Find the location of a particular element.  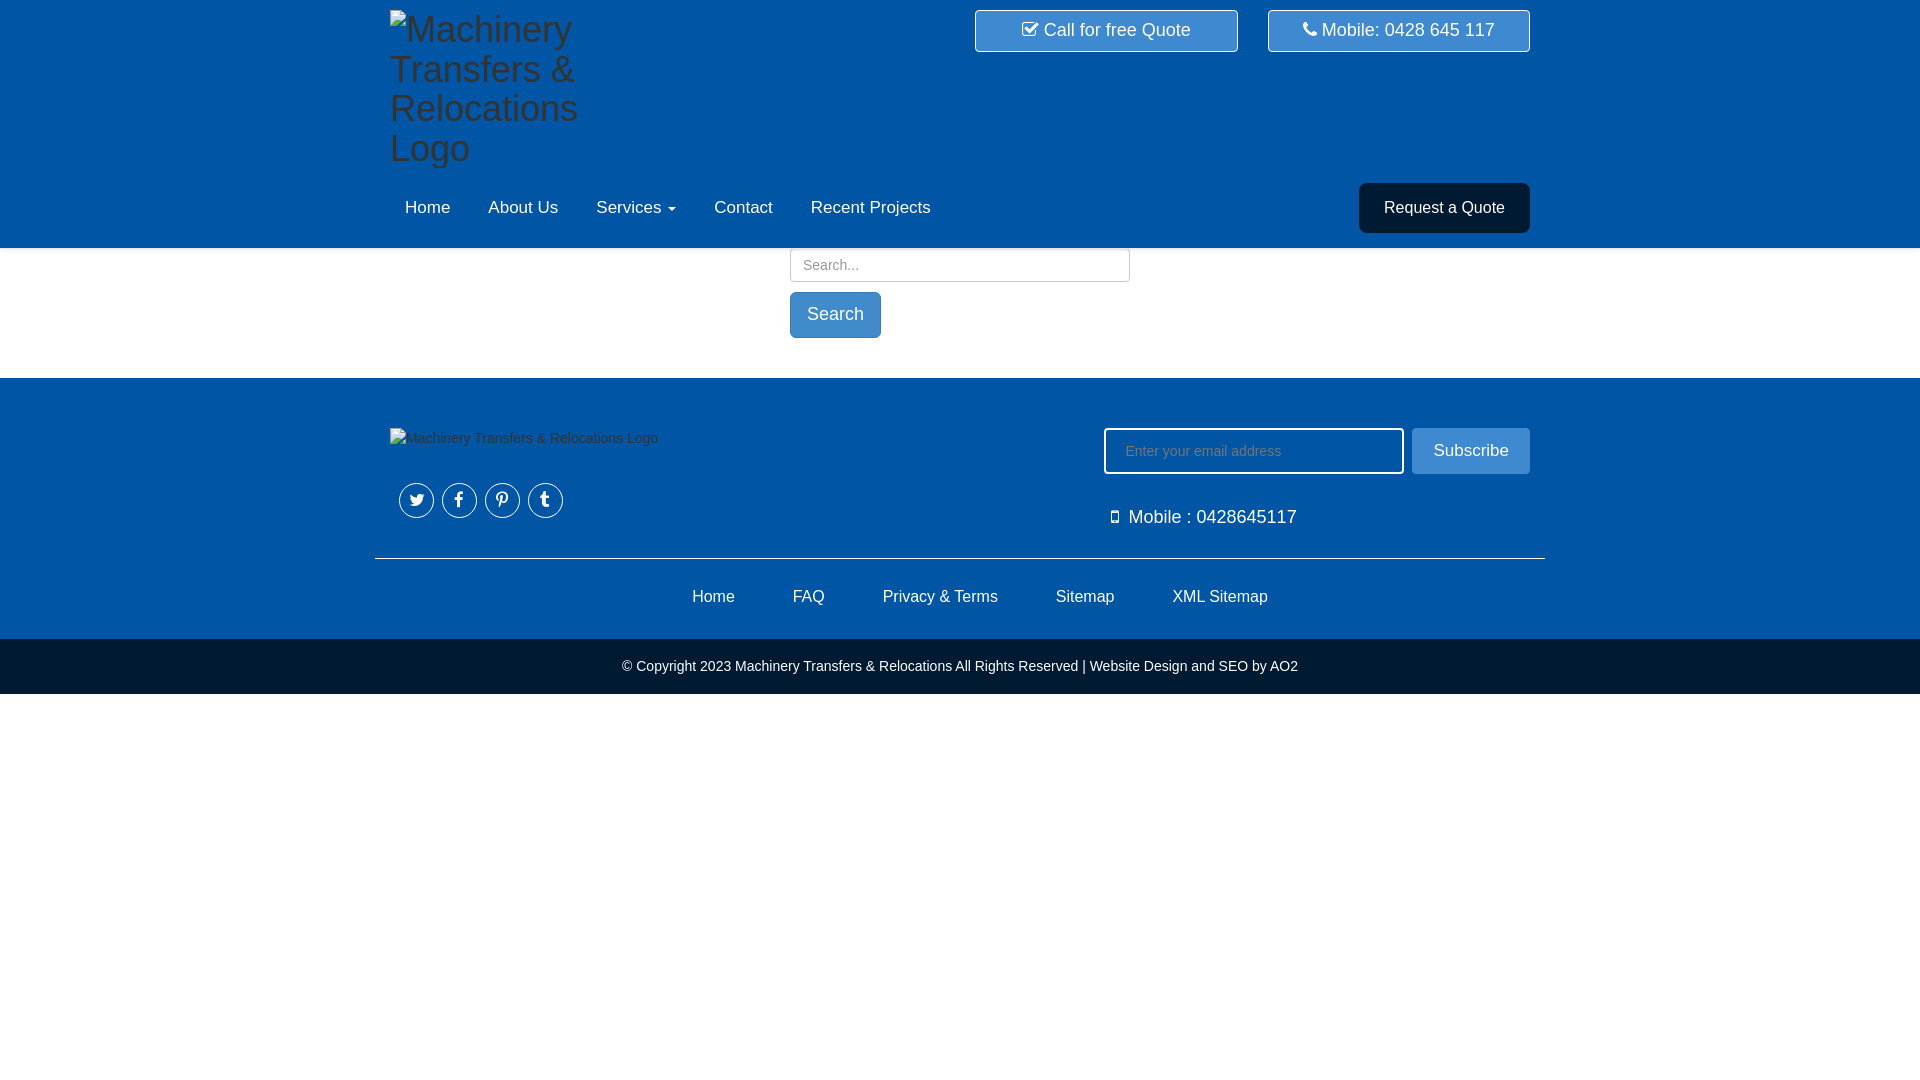

'Sitemap' is located at coordinates (1084, 595).